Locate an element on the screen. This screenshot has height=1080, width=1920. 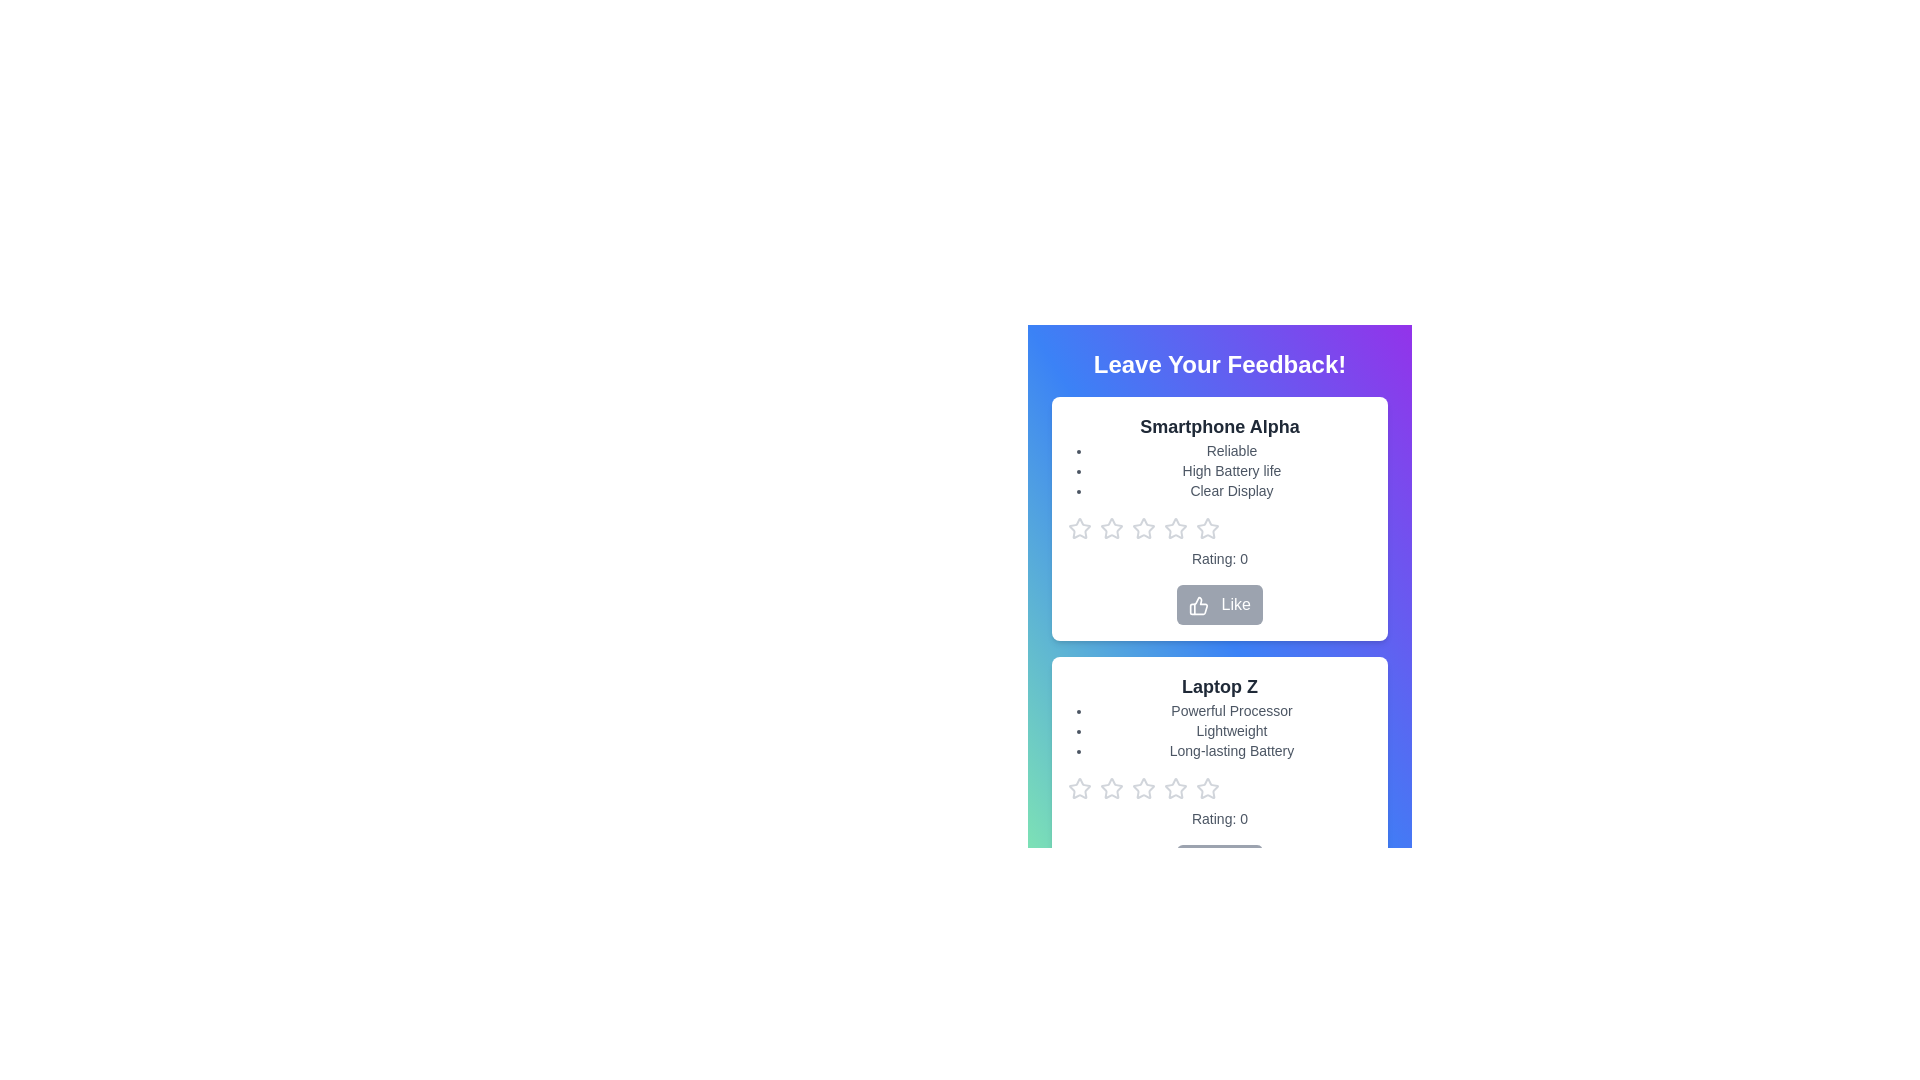
the first star in the second row of the rating system for 'Laptop Z' is located at coordinates (1111, 787).